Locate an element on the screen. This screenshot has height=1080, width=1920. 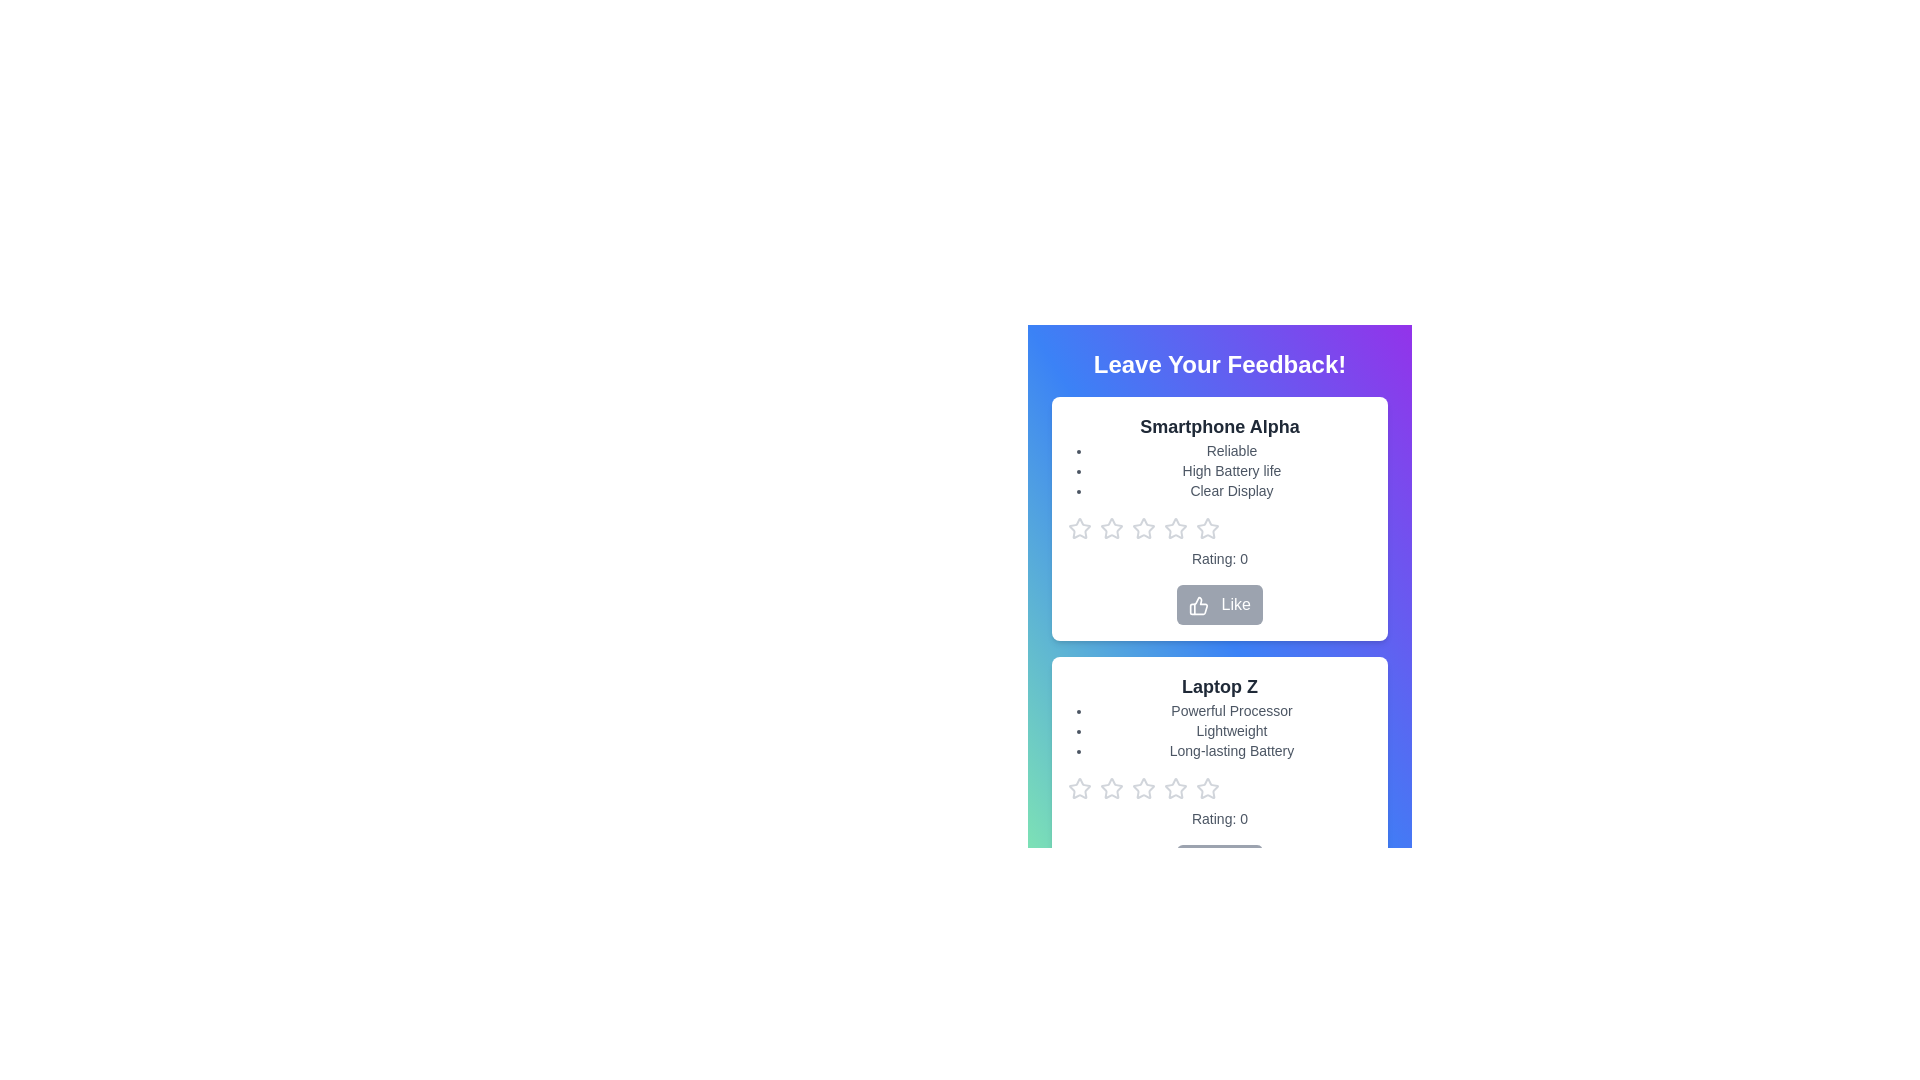
the first star in the second row of the rating system for 'Laptop Z' is located at coordinates (1111, 787).